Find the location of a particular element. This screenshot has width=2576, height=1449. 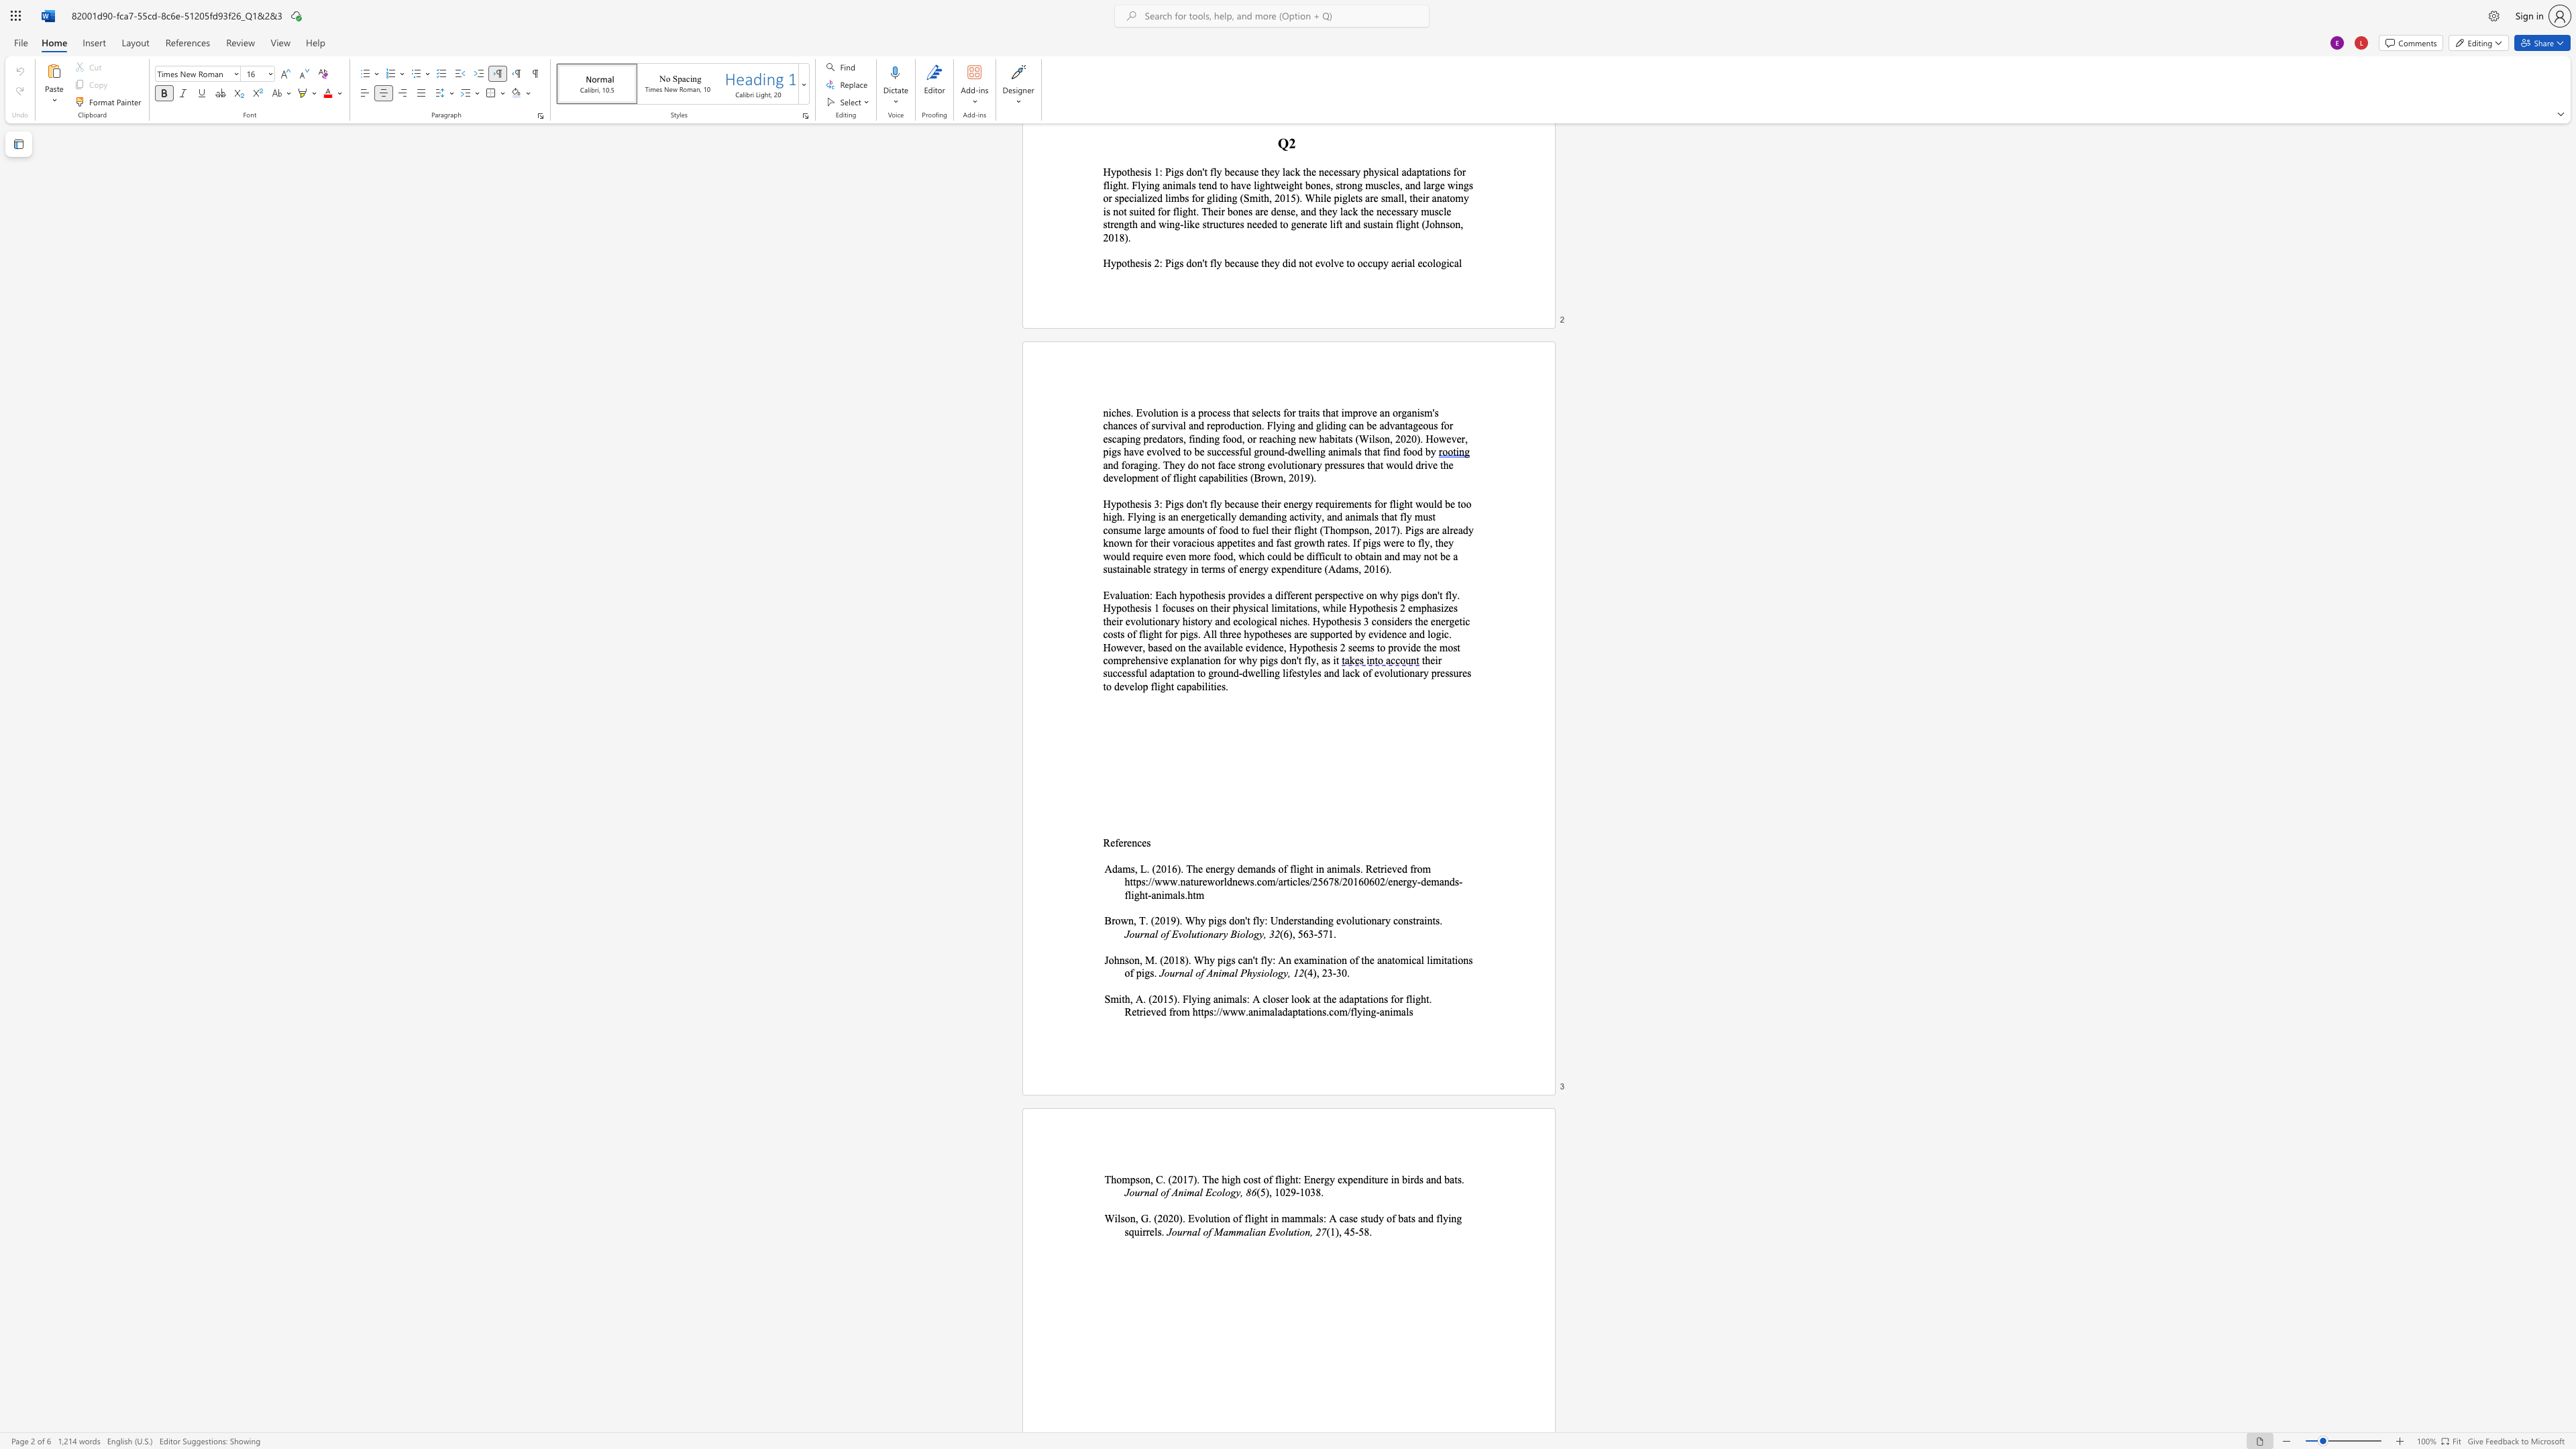

the subset text "038" within the text "(5), 1029-1038." is located at coordinates (1304, 1191).